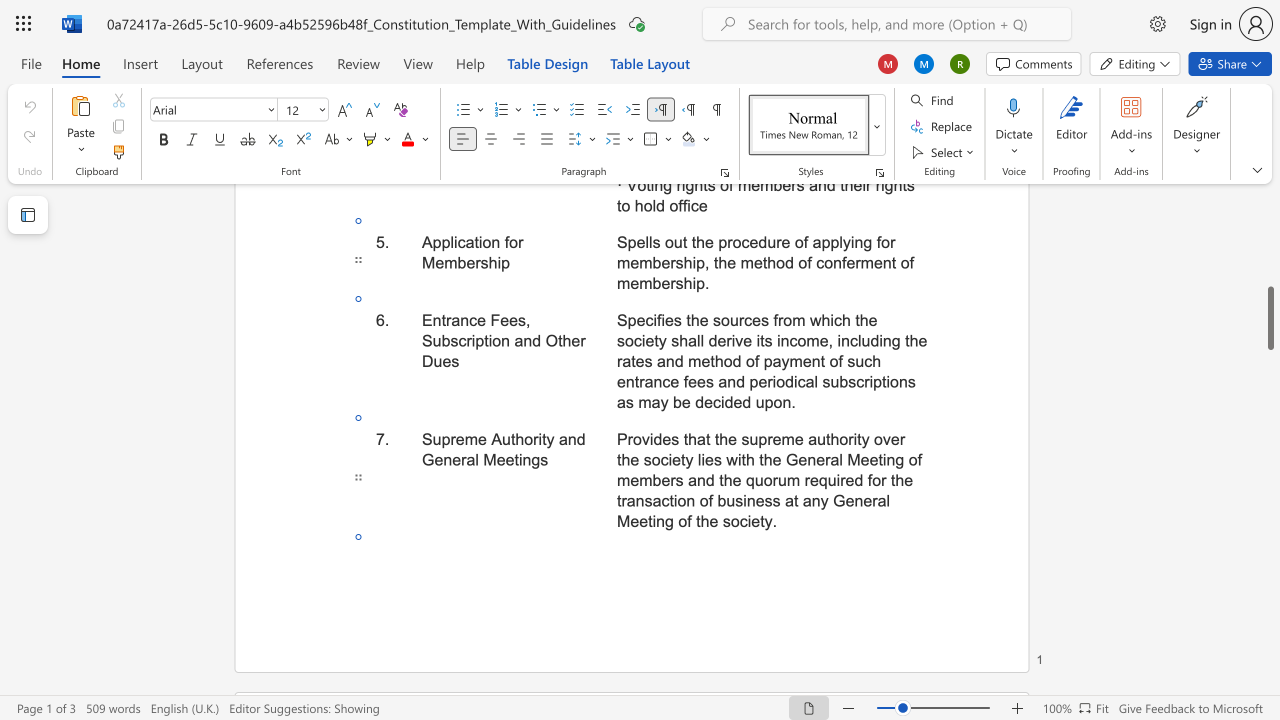  What do you see at coordinates (459, 460) in the screenshot?
I see `the space between the continuous character "e" and "r" in the text` at bounding box center [459, 460].